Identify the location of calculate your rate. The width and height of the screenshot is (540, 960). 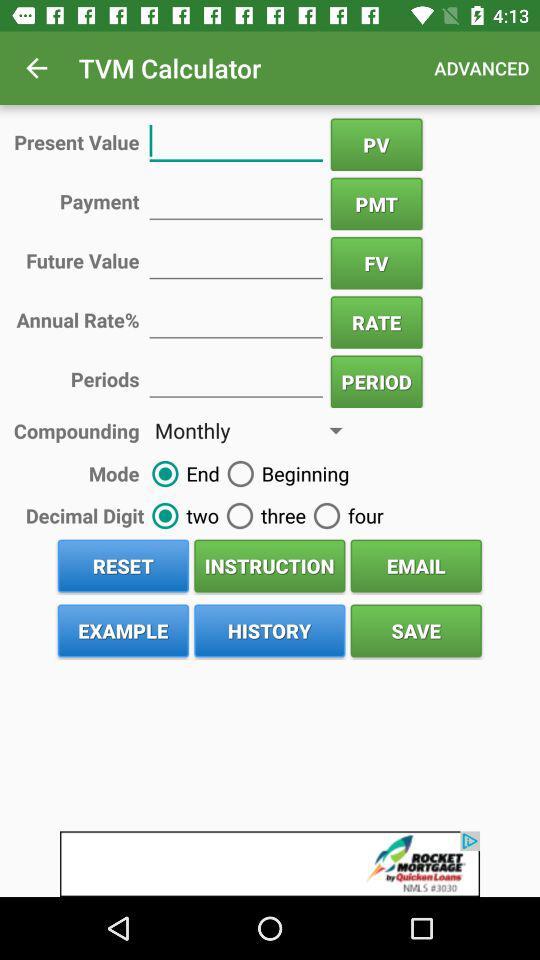
(235, 319).